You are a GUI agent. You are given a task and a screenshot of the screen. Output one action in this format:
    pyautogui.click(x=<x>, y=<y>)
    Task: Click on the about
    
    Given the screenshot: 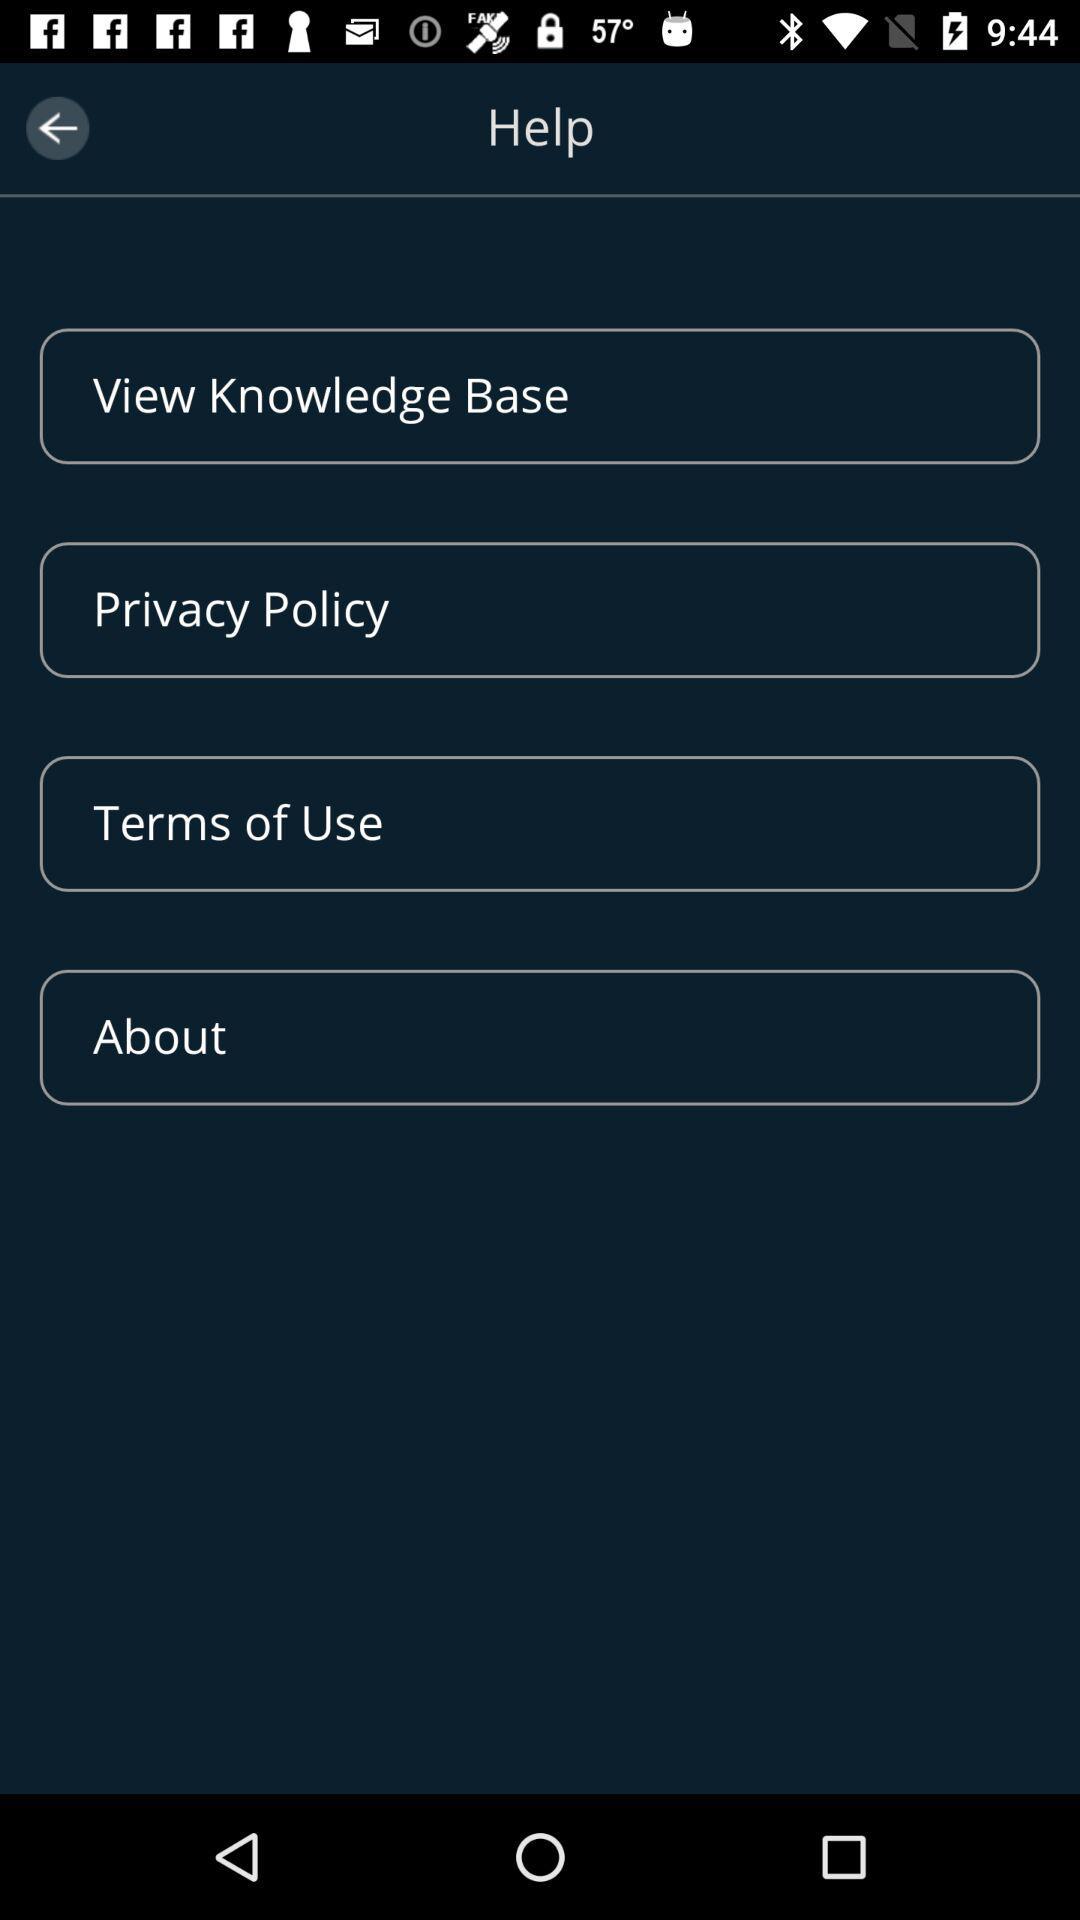 What is the action you would take?
    pyautogui.click(x=540, y=1037)
    